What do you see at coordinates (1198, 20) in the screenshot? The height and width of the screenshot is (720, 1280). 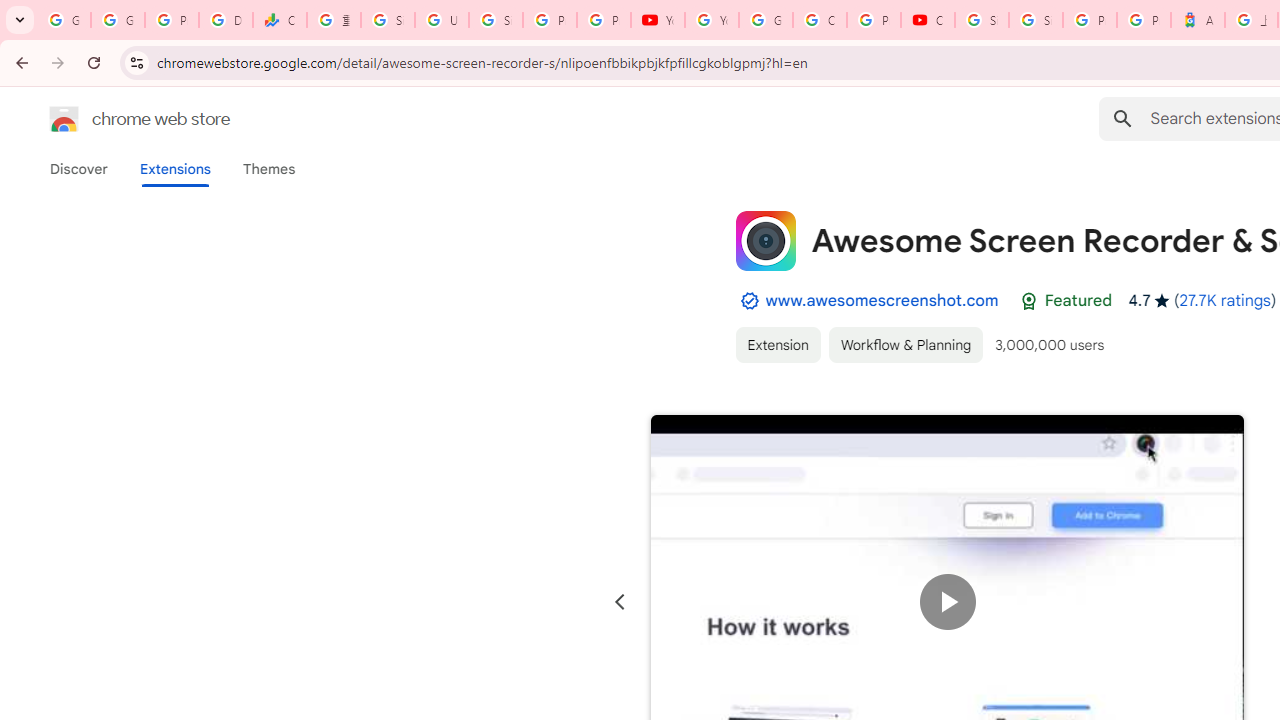 I see `'Atour Hotel - Google hotels'` at bounding box center [1198, 20].